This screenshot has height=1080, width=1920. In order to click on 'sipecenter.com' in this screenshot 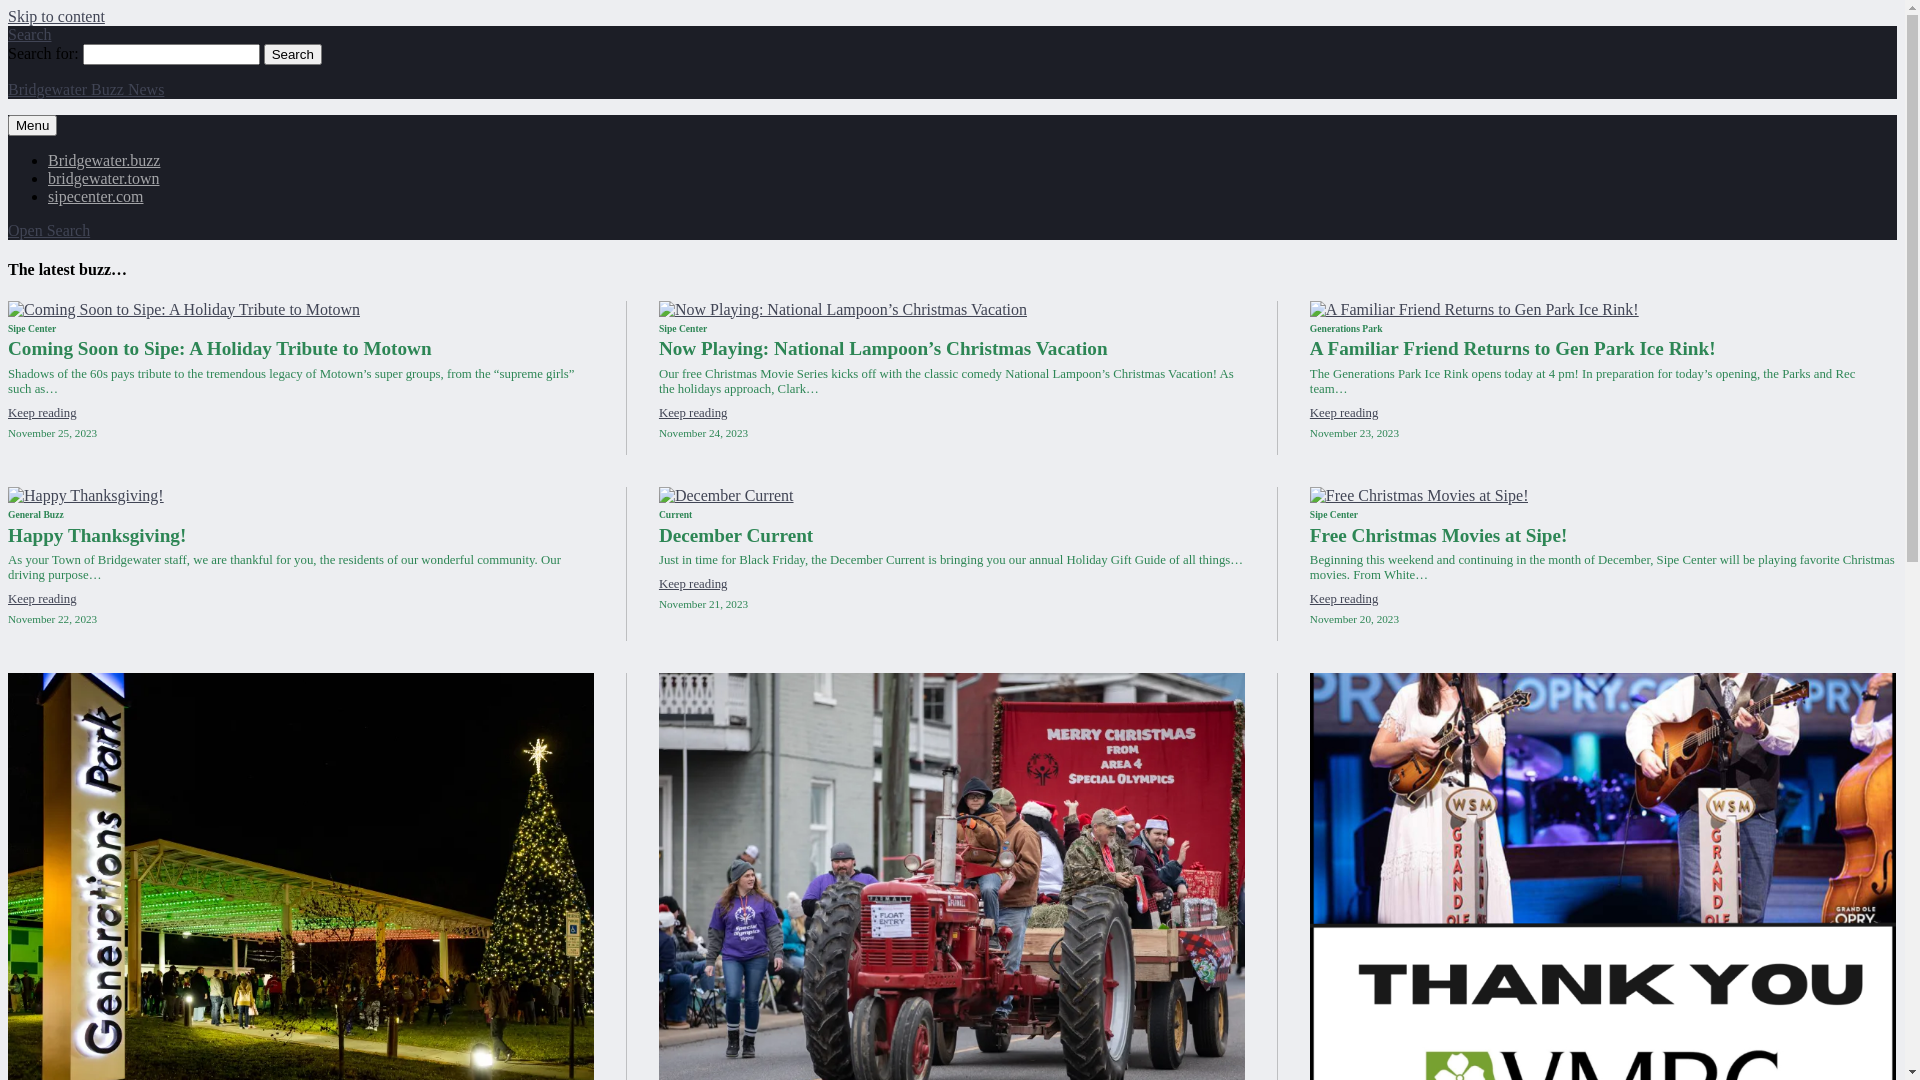, I will do `click(48, 196)`.